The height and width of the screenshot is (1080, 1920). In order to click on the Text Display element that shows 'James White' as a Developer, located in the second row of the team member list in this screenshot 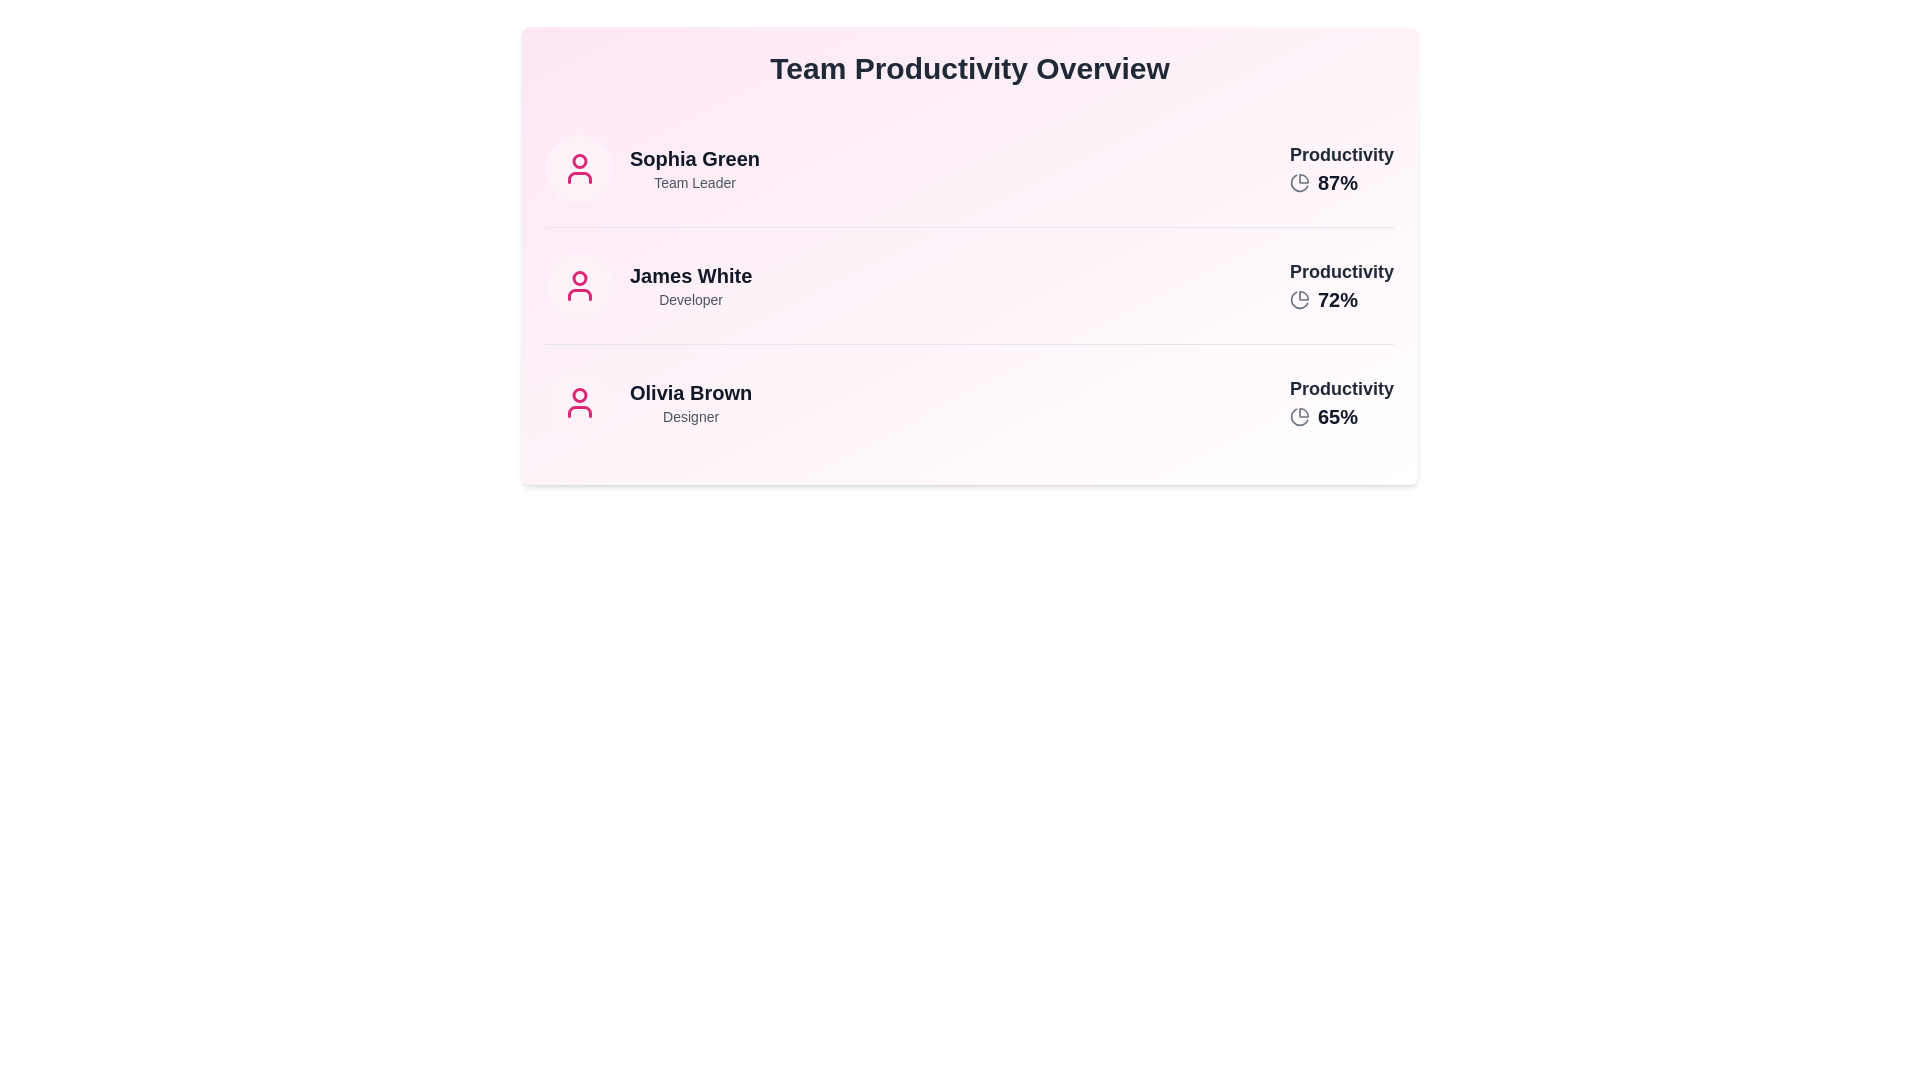, I will do `click(691, 285)`.